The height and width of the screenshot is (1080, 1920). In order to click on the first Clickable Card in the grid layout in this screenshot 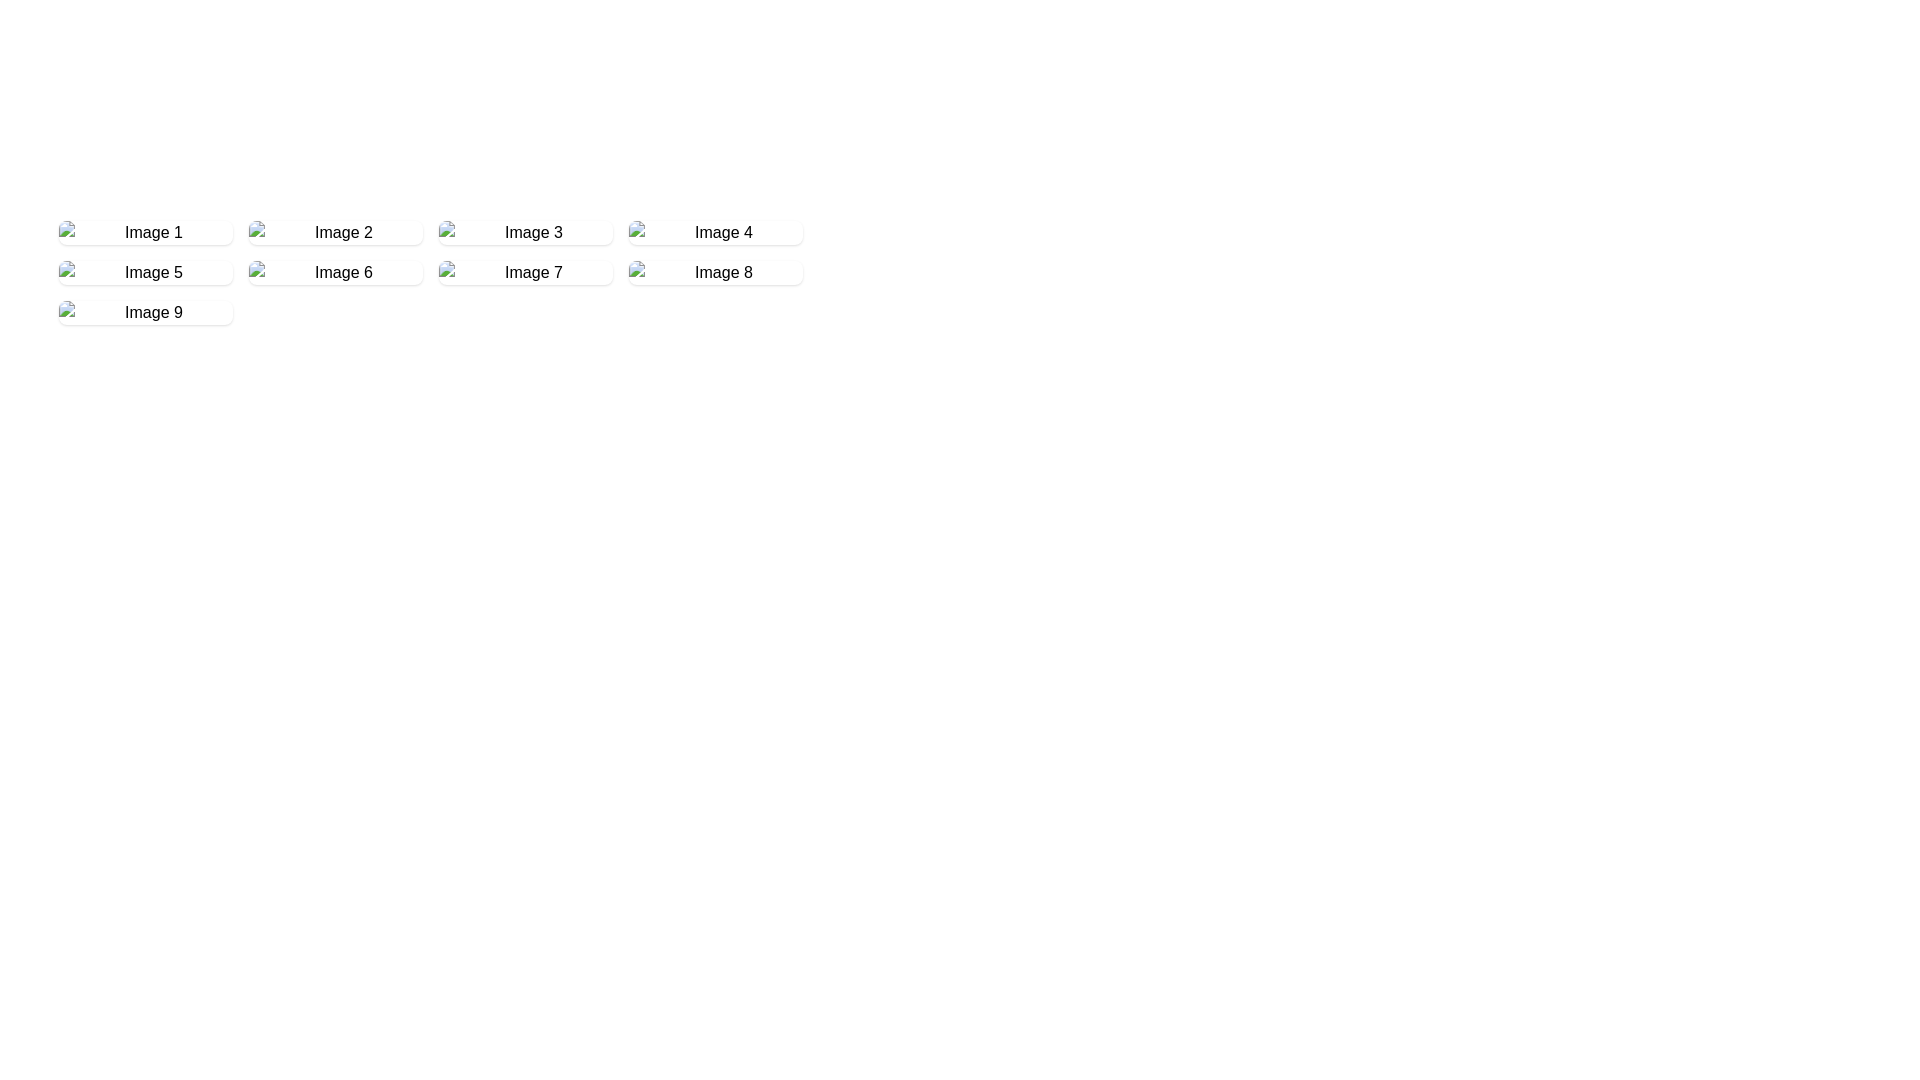, I will do `click(144, 231)`.